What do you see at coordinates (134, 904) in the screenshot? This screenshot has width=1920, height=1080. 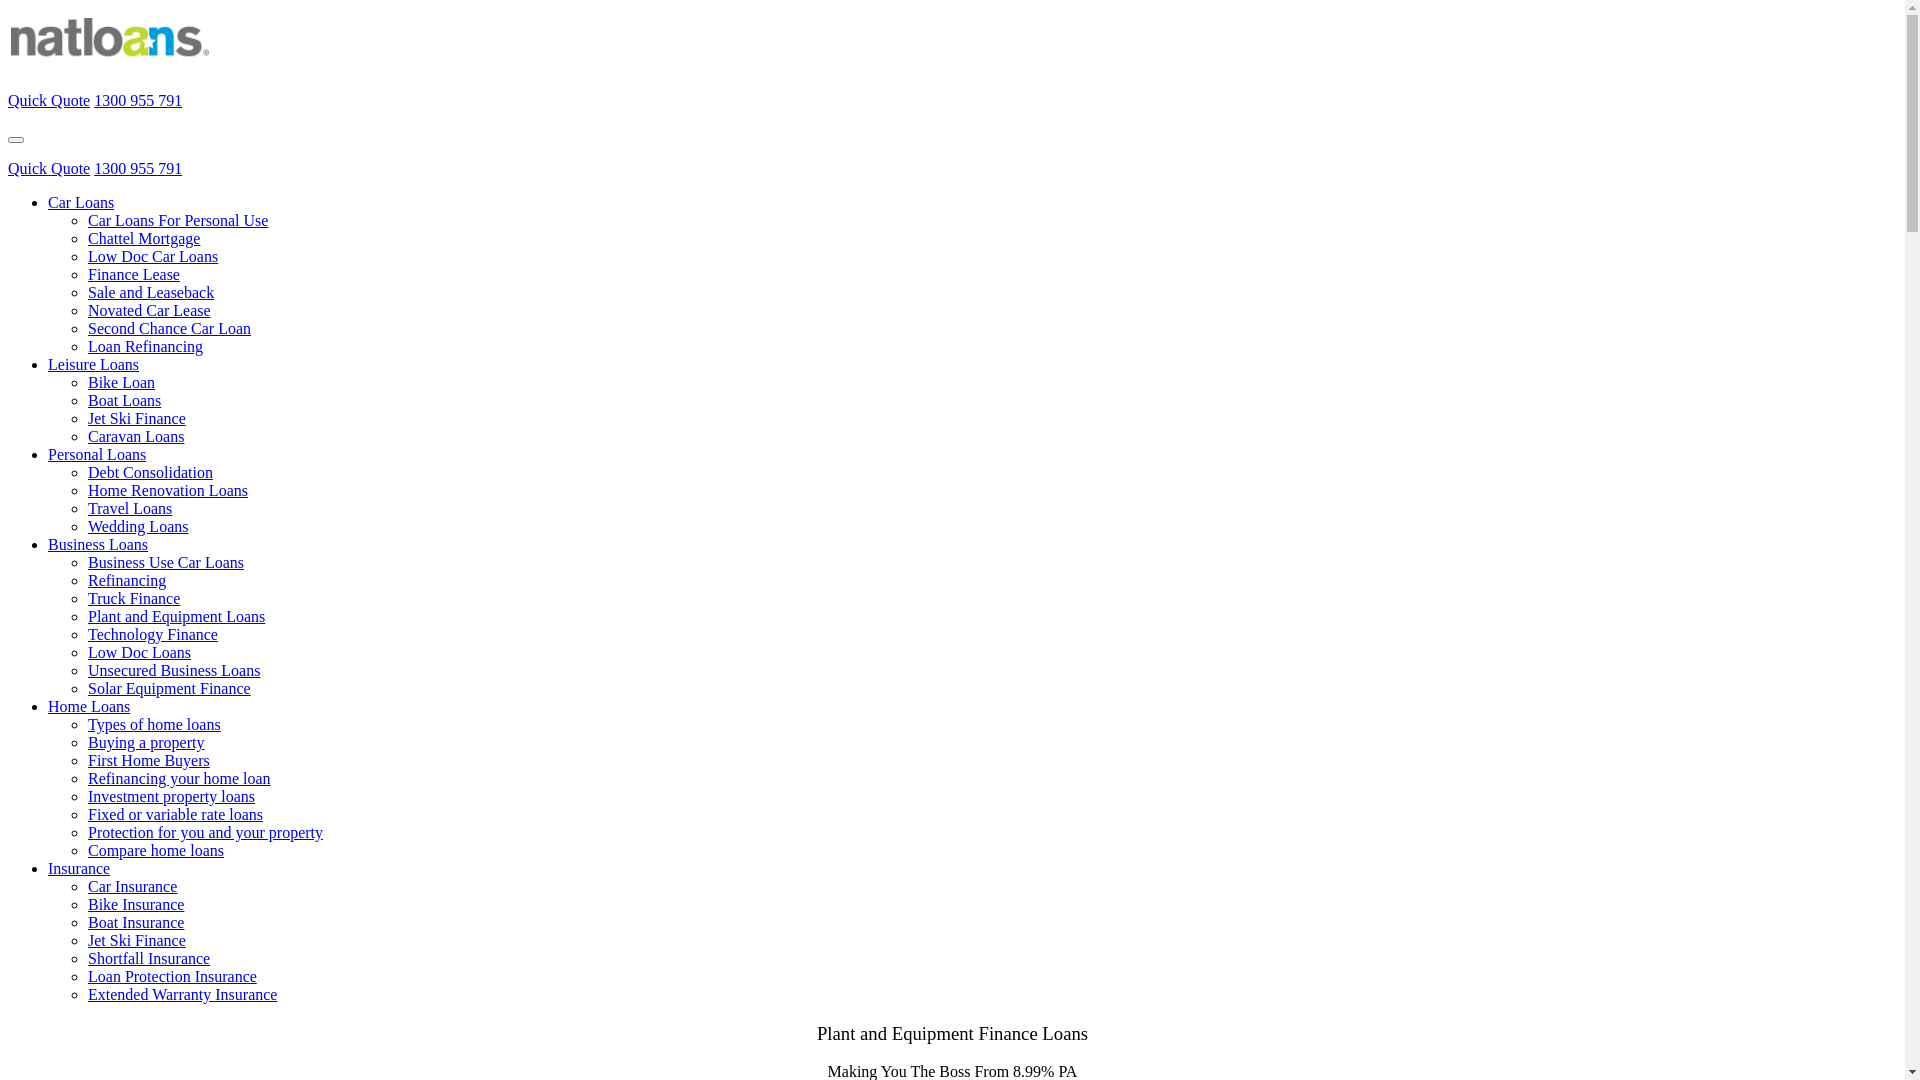 I see `'Bike Insurance'` at bounding box center [134, 904].